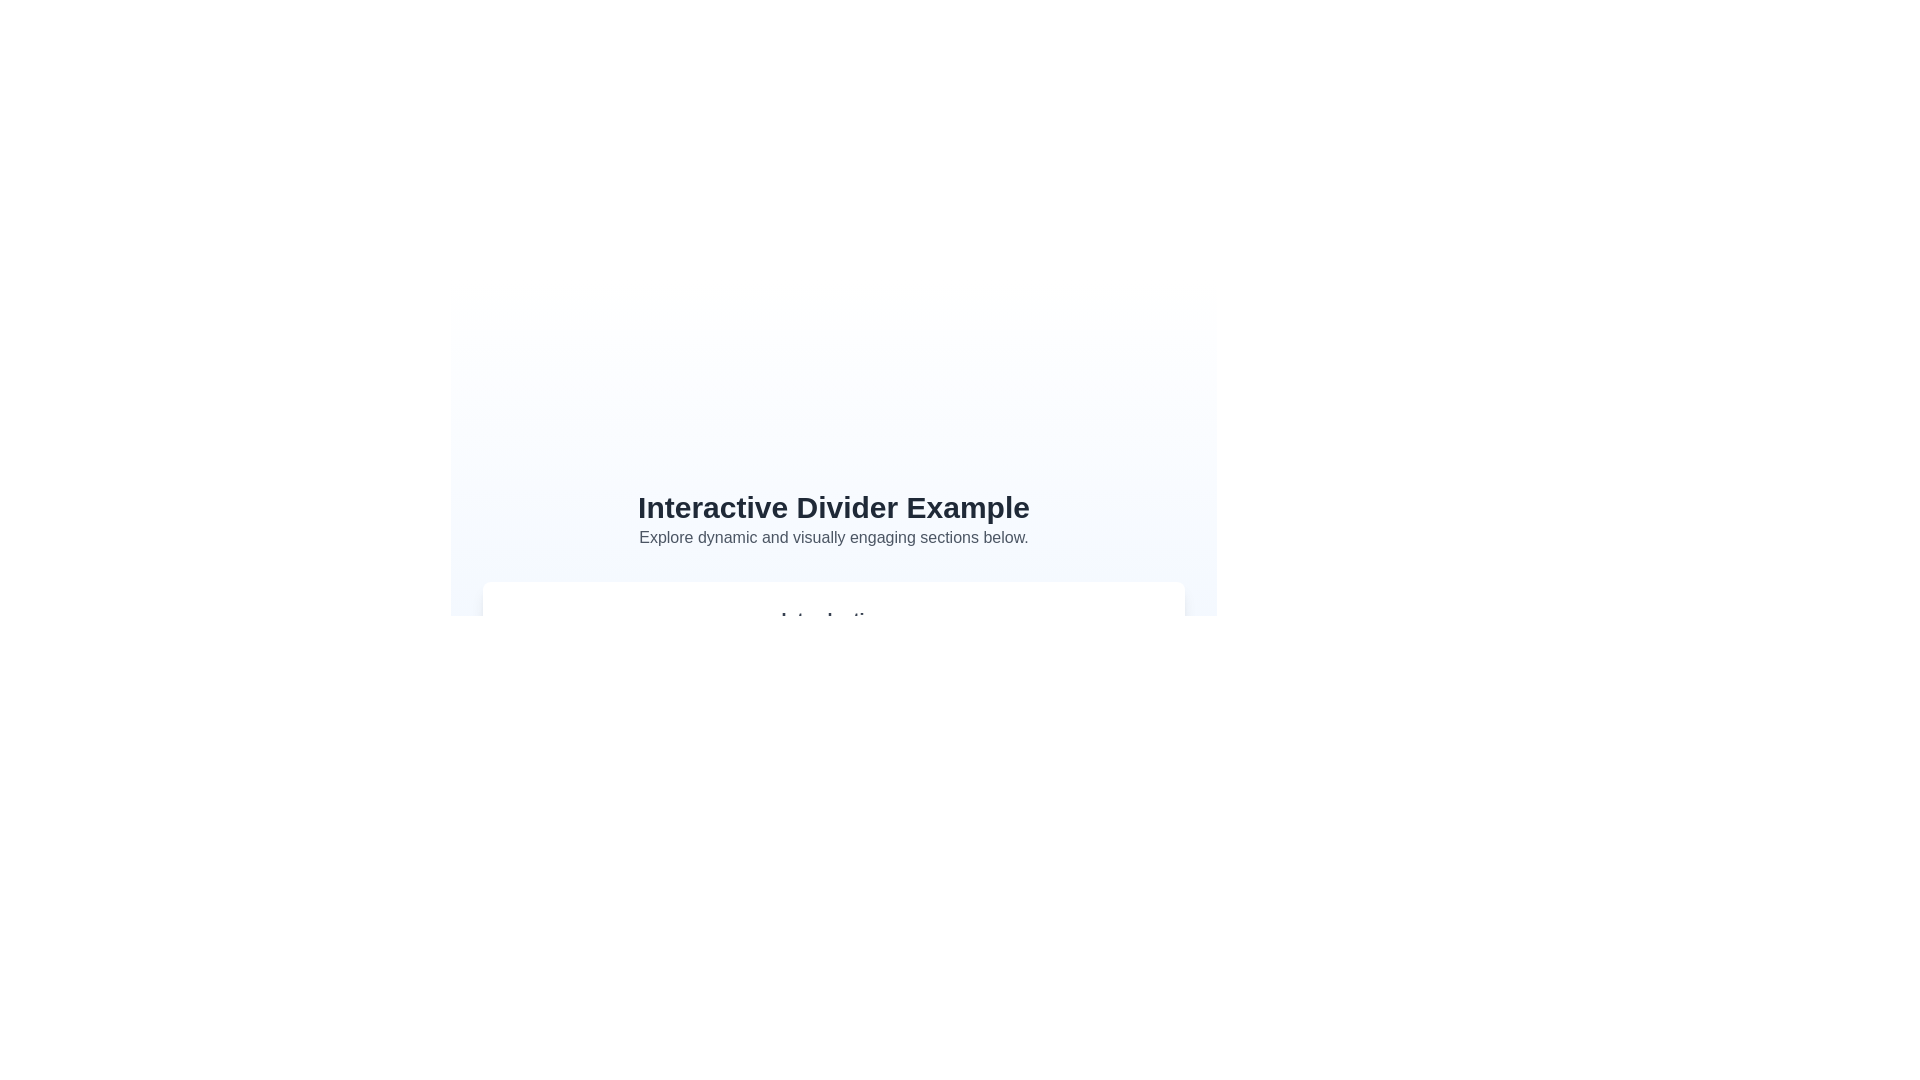 The width and height of the screenshot is (1920, 1080). What do you see at coordinates (834, 536) in the screenshot?
I see `the text element with the content 'Explore dynamic and visually engaging sections below.' which is styled in light gray and is located beneath the bold black text 'Interactive Divider Example'` at bounding box center [834, 536].